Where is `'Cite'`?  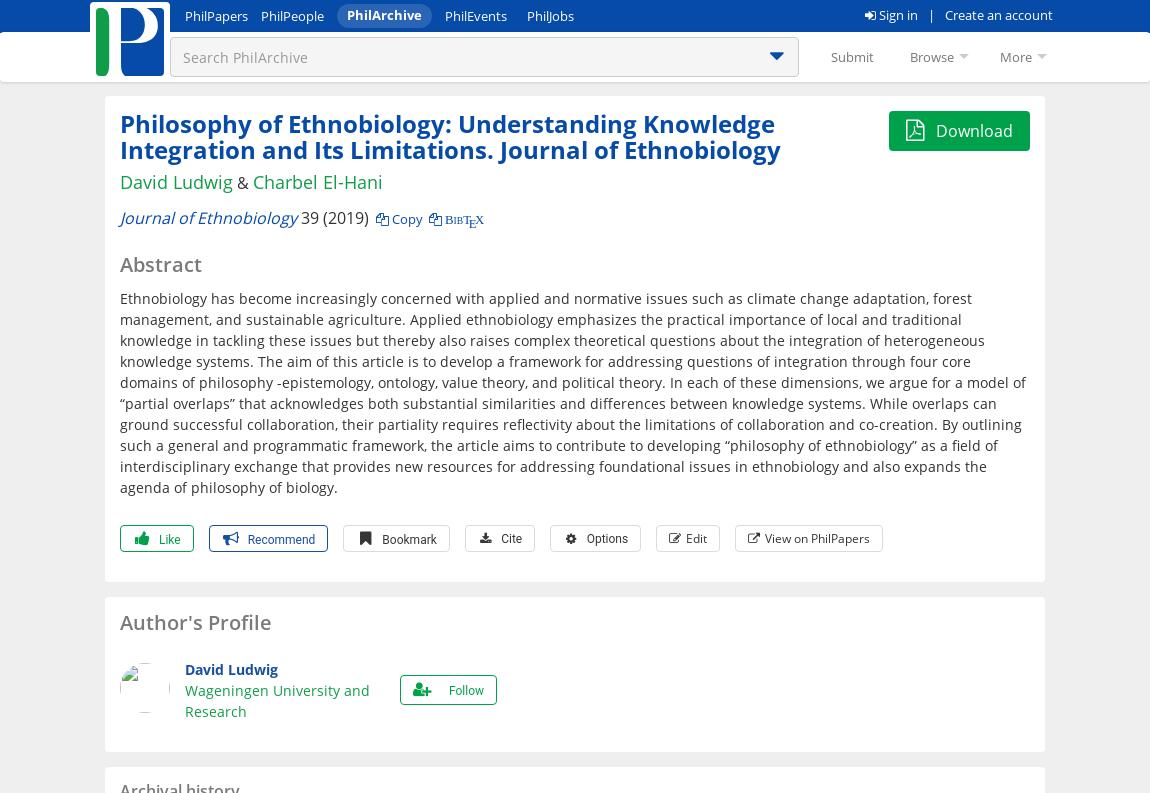
'Cite' is located at coordinates (511, 536).